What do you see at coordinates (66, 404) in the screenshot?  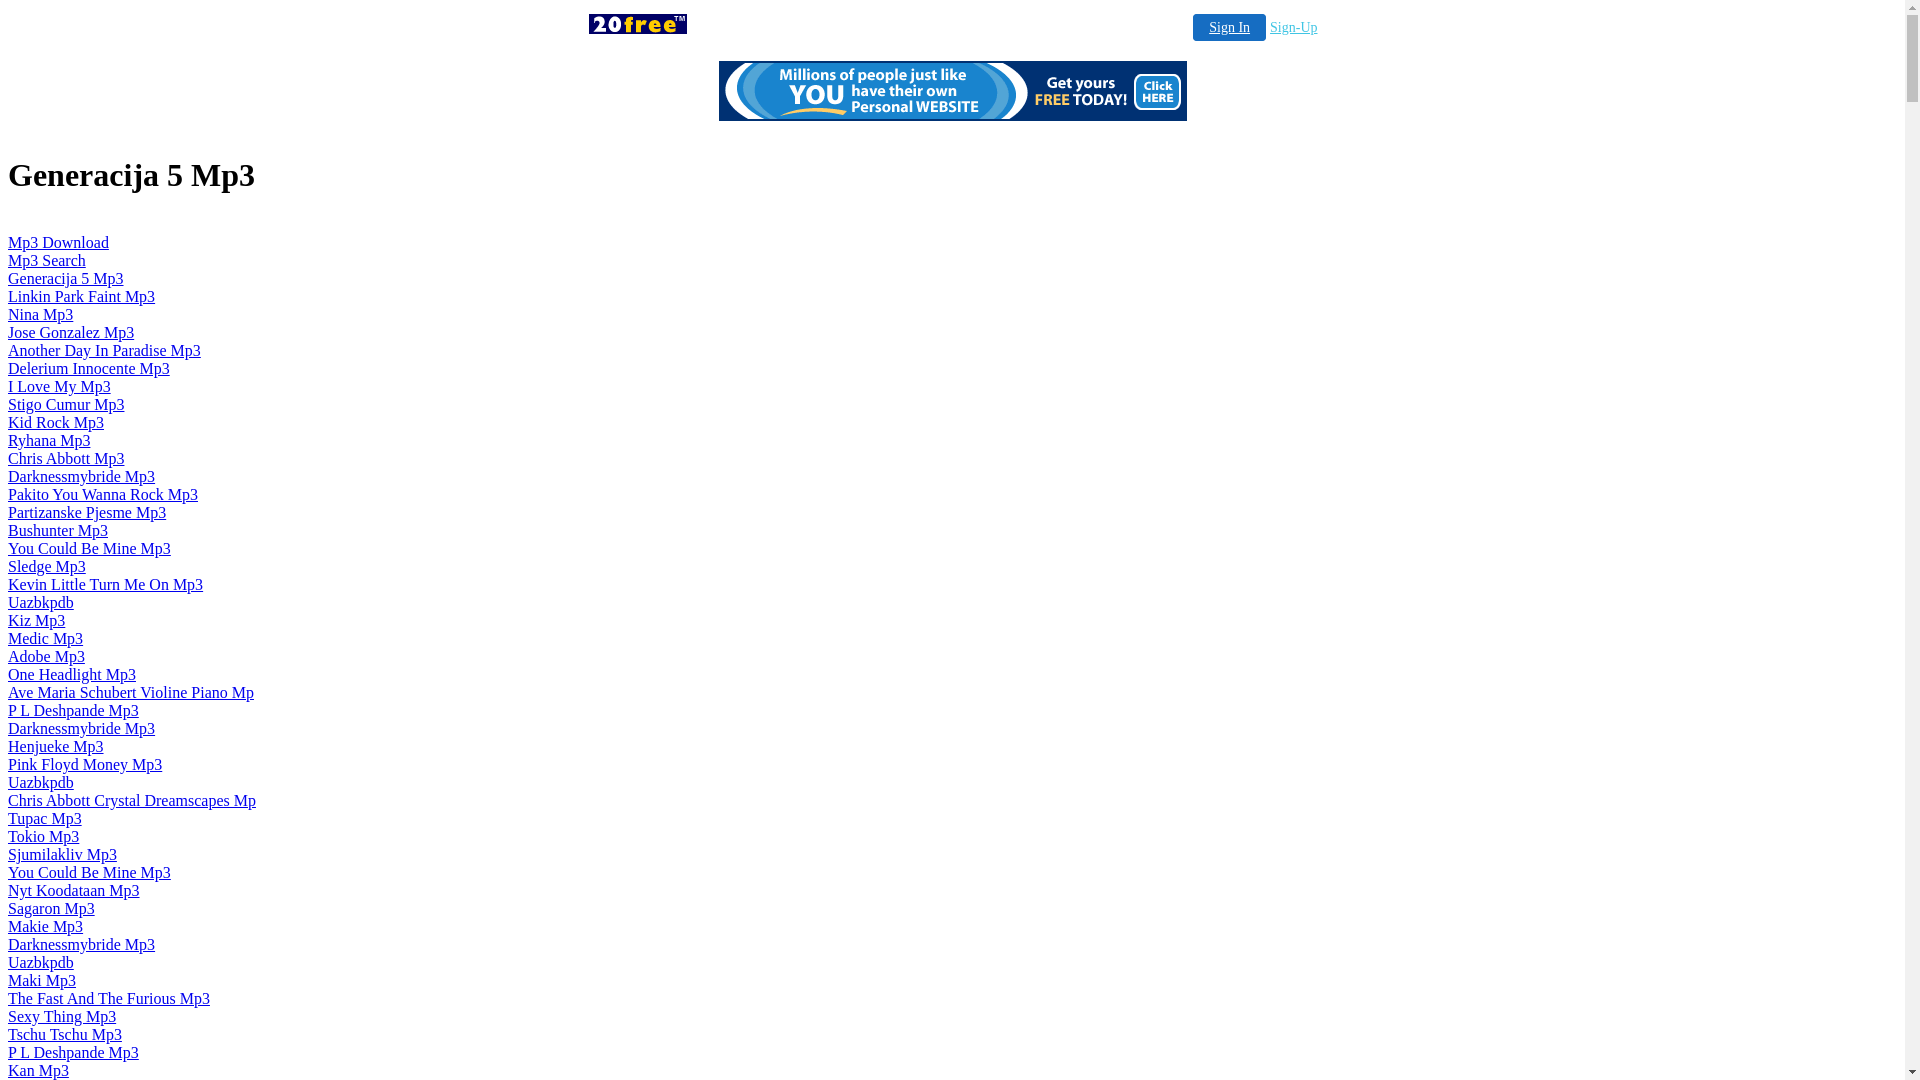 I see `'Stigo Cumur Mp3'` at bounding box center [66, 404].